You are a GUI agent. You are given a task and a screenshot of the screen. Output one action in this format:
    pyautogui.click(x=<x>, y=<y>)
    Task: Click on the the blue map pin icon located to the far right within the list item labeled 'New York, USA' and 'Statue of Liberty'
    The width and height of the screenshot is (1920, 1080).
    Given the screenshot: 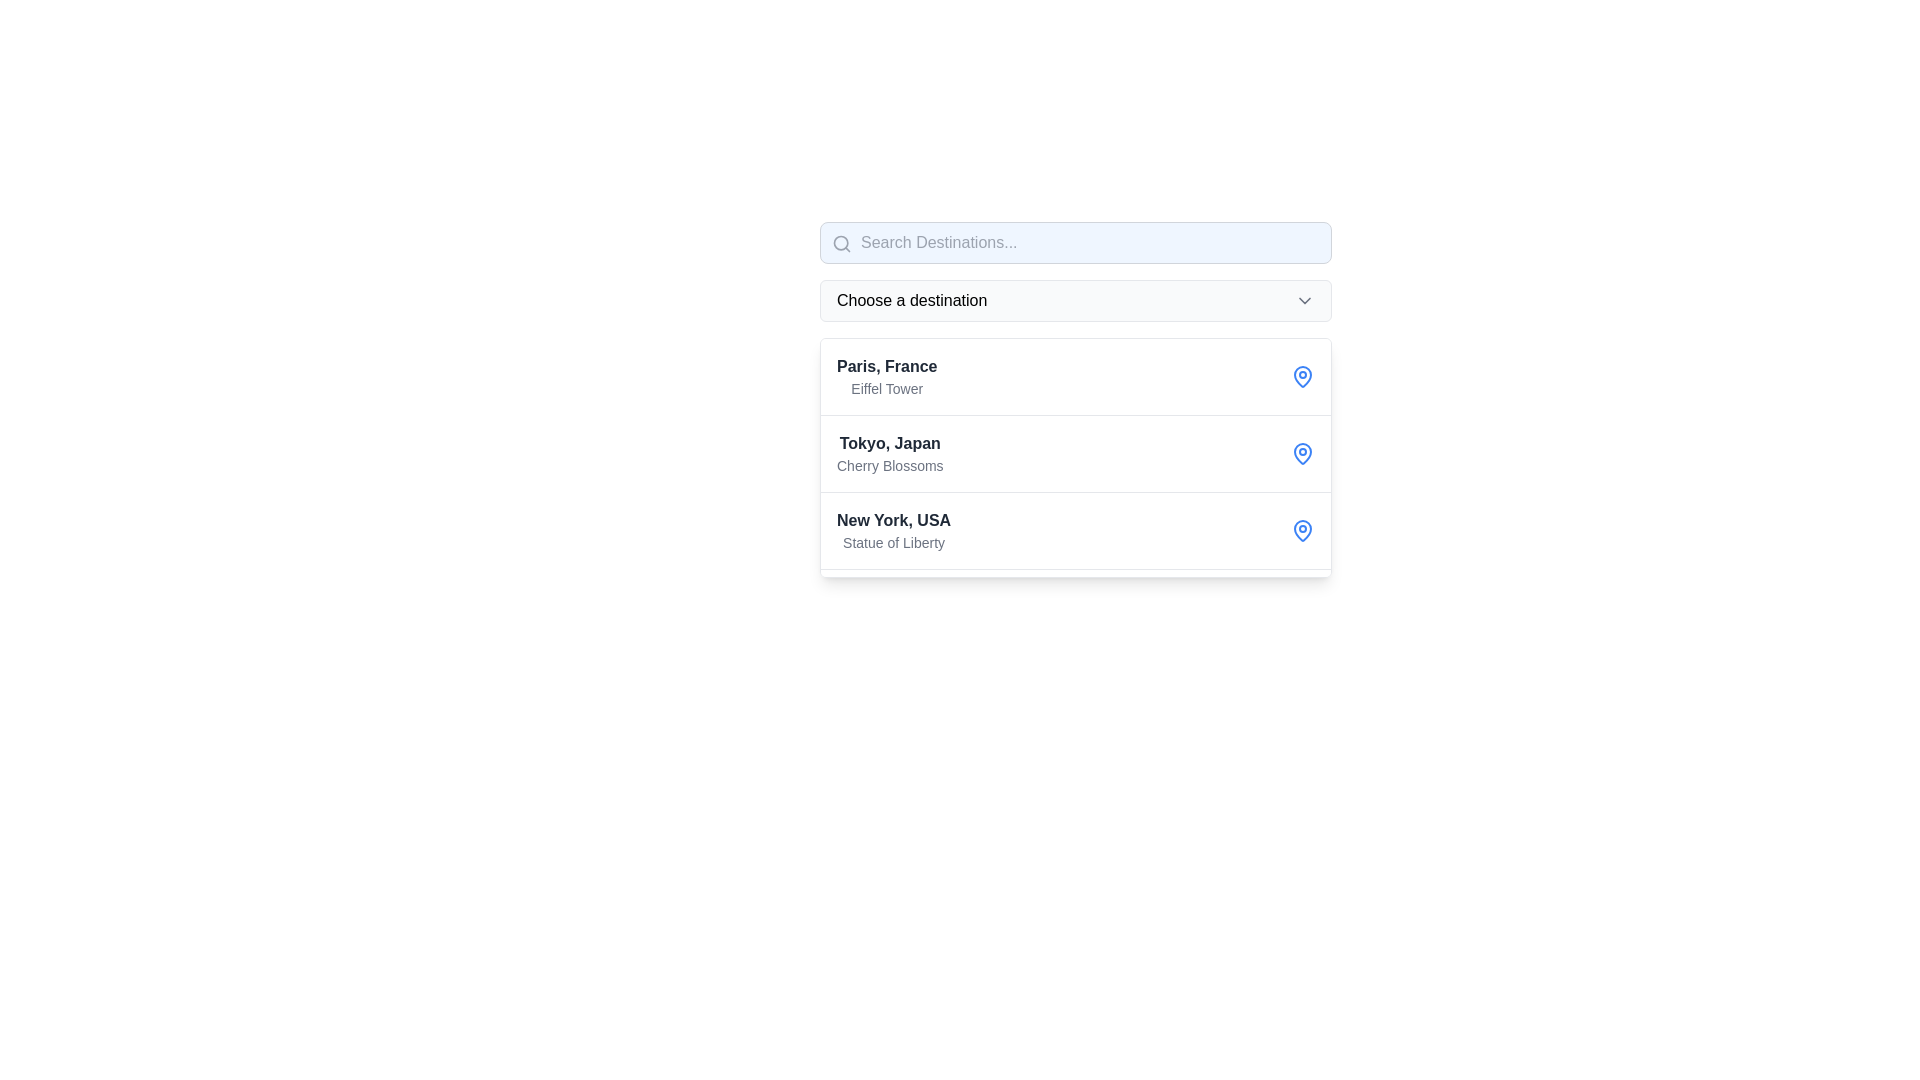 What is the action you would take?
    pyautogui.click(x=1302, y=530)
    